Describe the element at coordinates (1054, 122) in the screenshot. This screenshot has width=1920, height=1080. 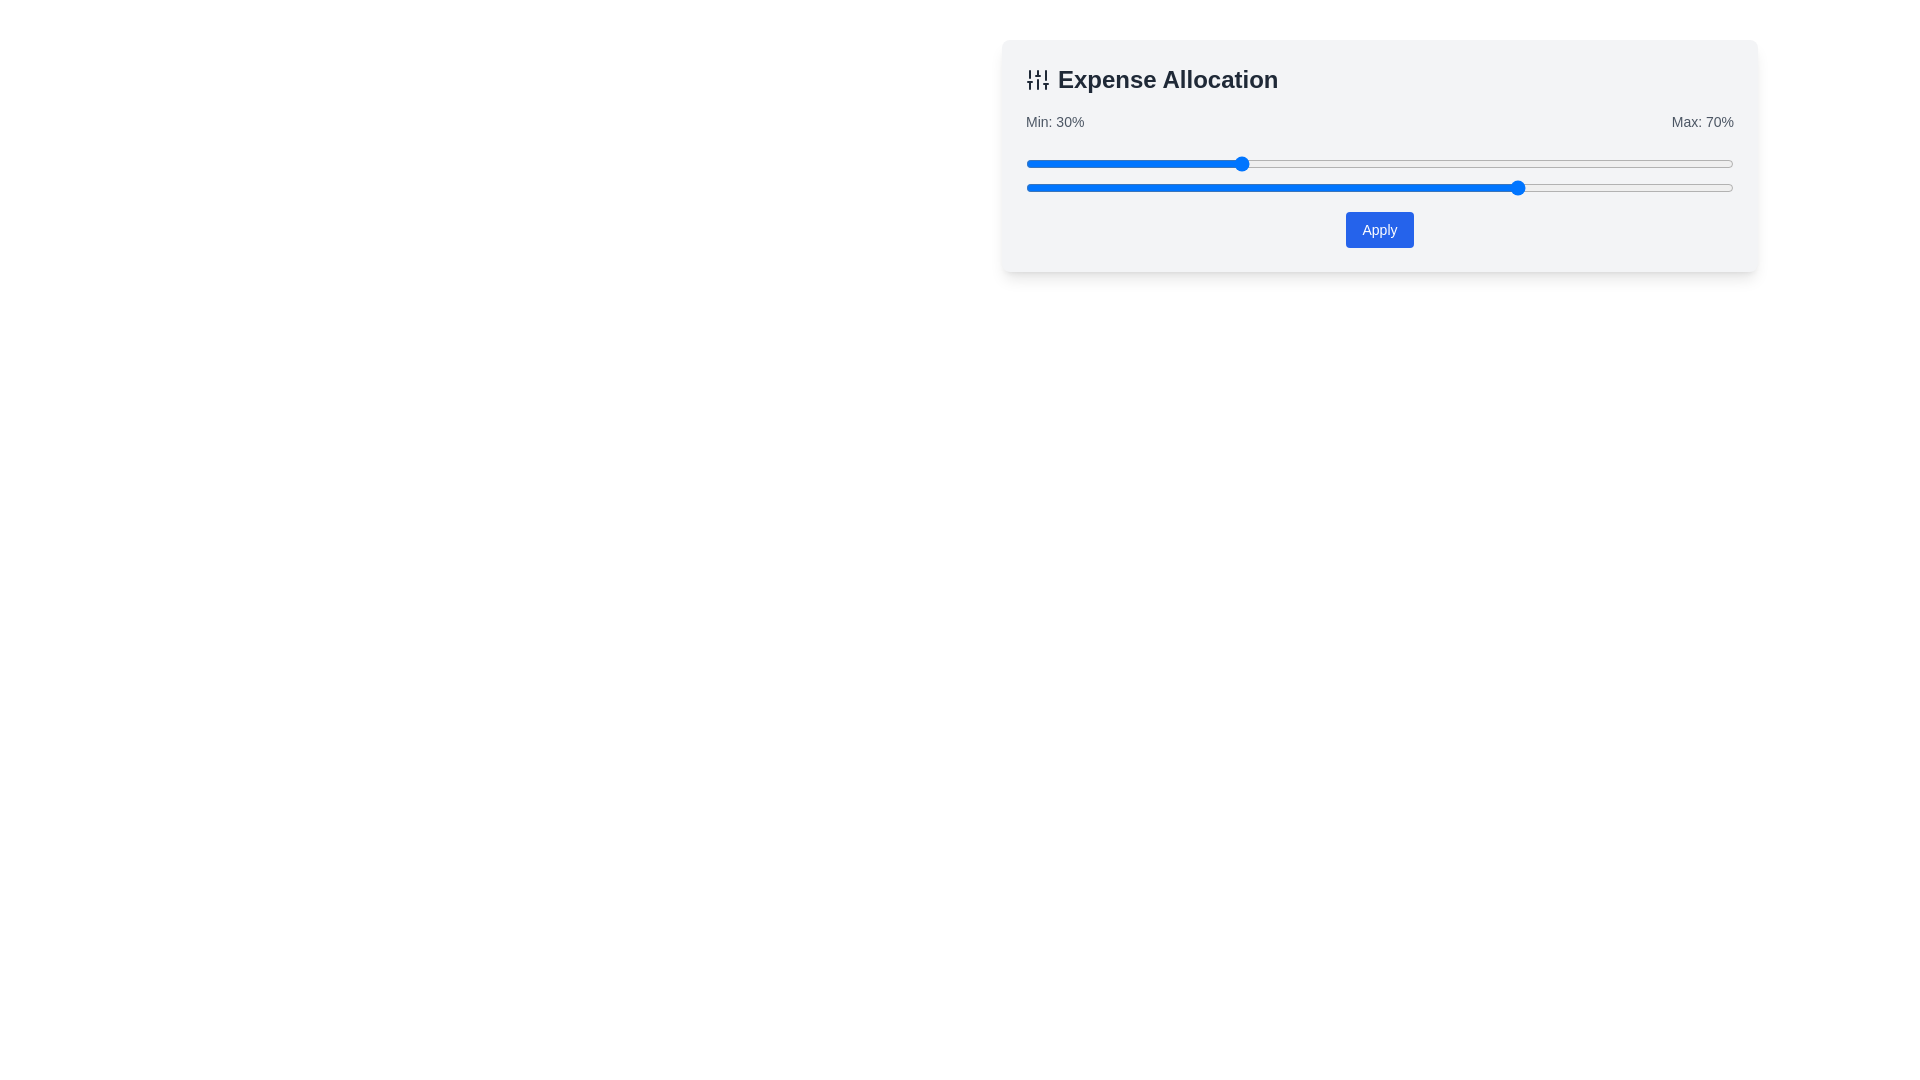
I see `the static text label that reads 'Min: 30%', which is styled in medium-weight gray typography and positioned directly above the slider component` at that location.